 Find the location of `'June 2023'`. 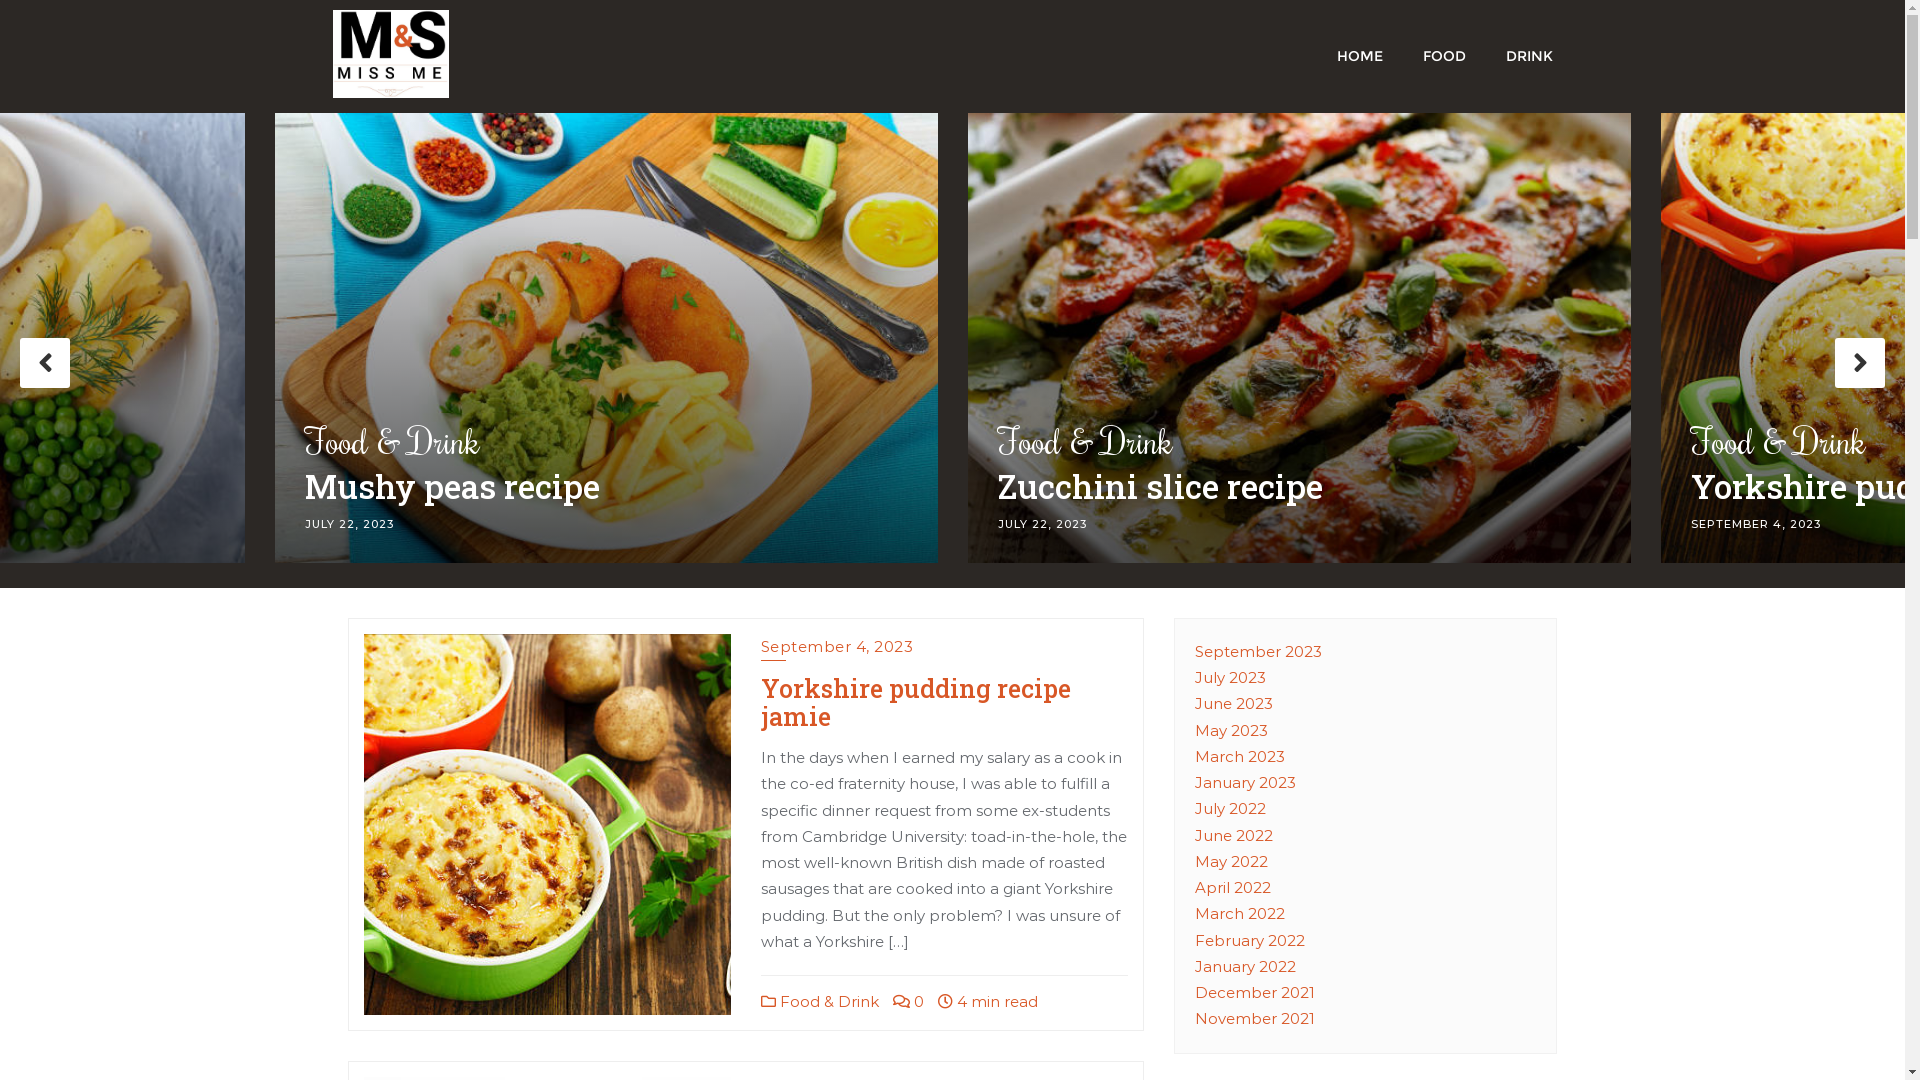

'June 2023' is located at coordinates (1195, 702).